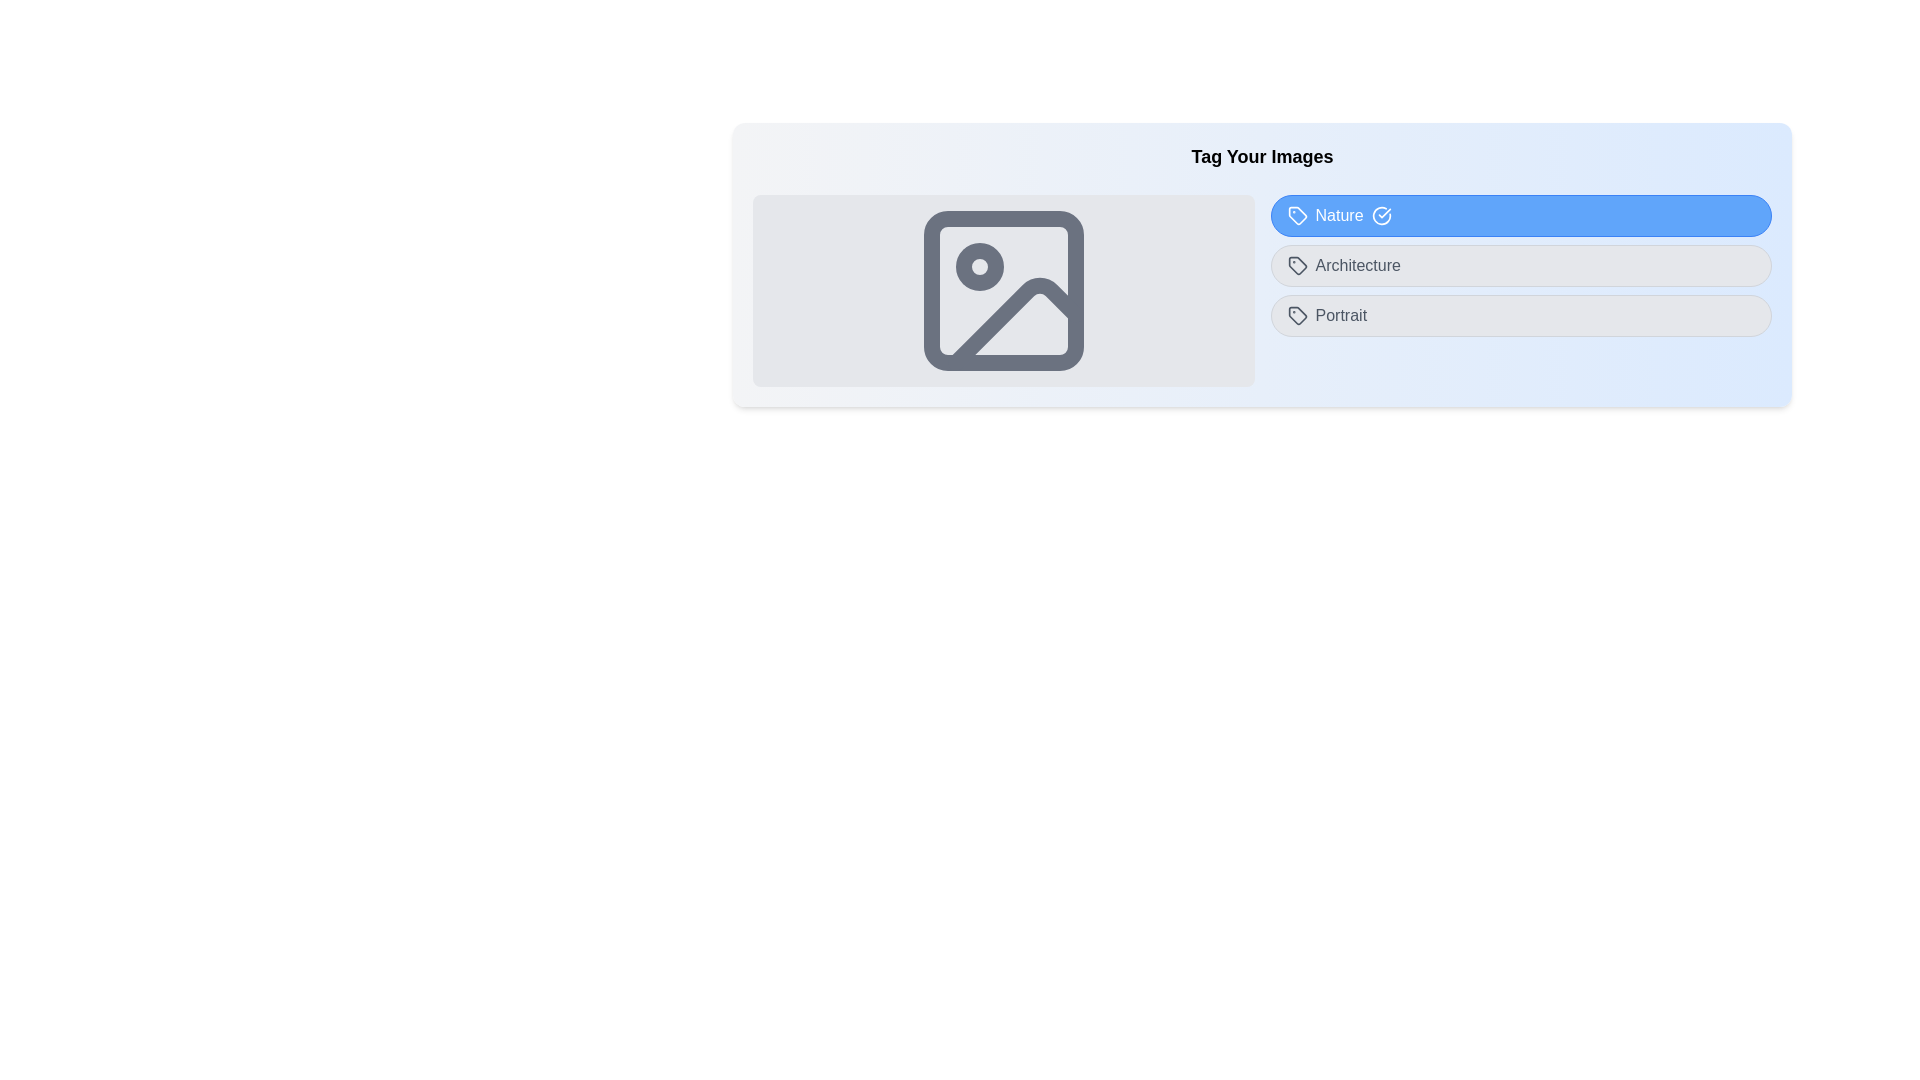 The height and width of the screenshot is (1080, 1920). What do you see at coordinates (1520, 265) in the screenshot?
I see `the tag Architecture` at bounding box center [1520, 265].